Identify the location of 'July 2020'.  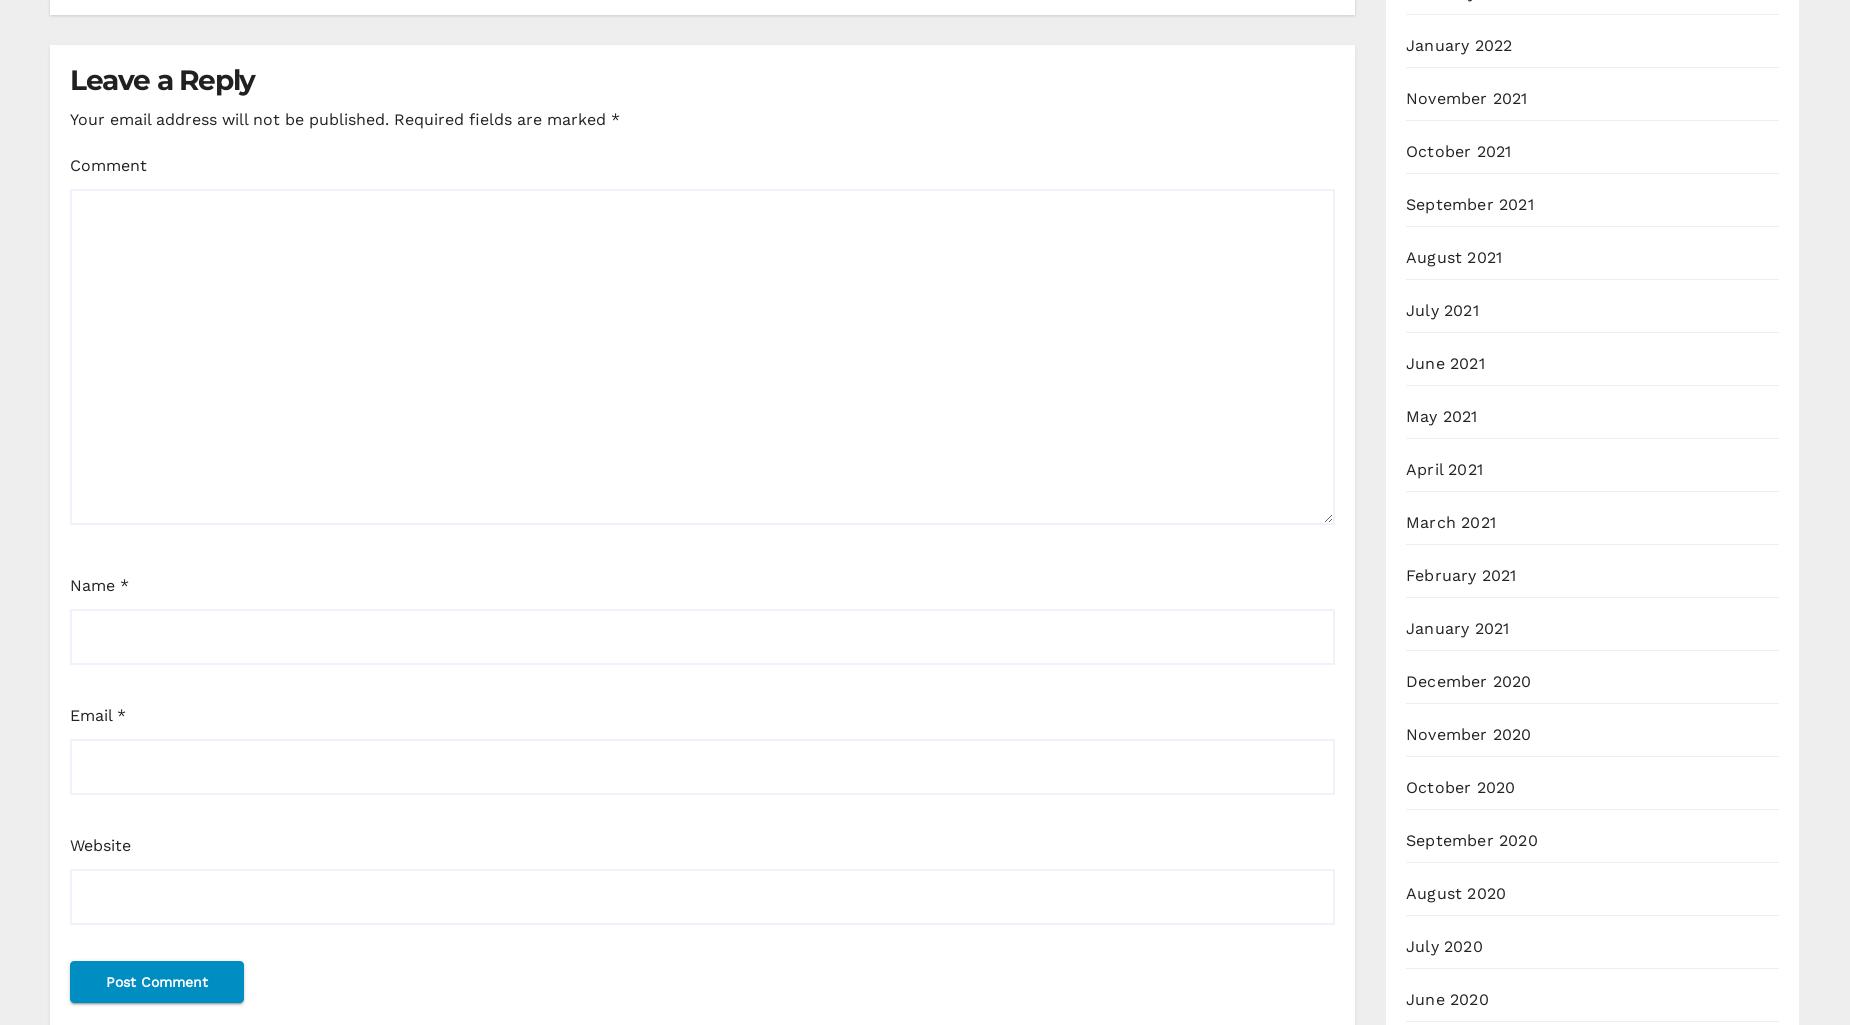
(1406, 946).